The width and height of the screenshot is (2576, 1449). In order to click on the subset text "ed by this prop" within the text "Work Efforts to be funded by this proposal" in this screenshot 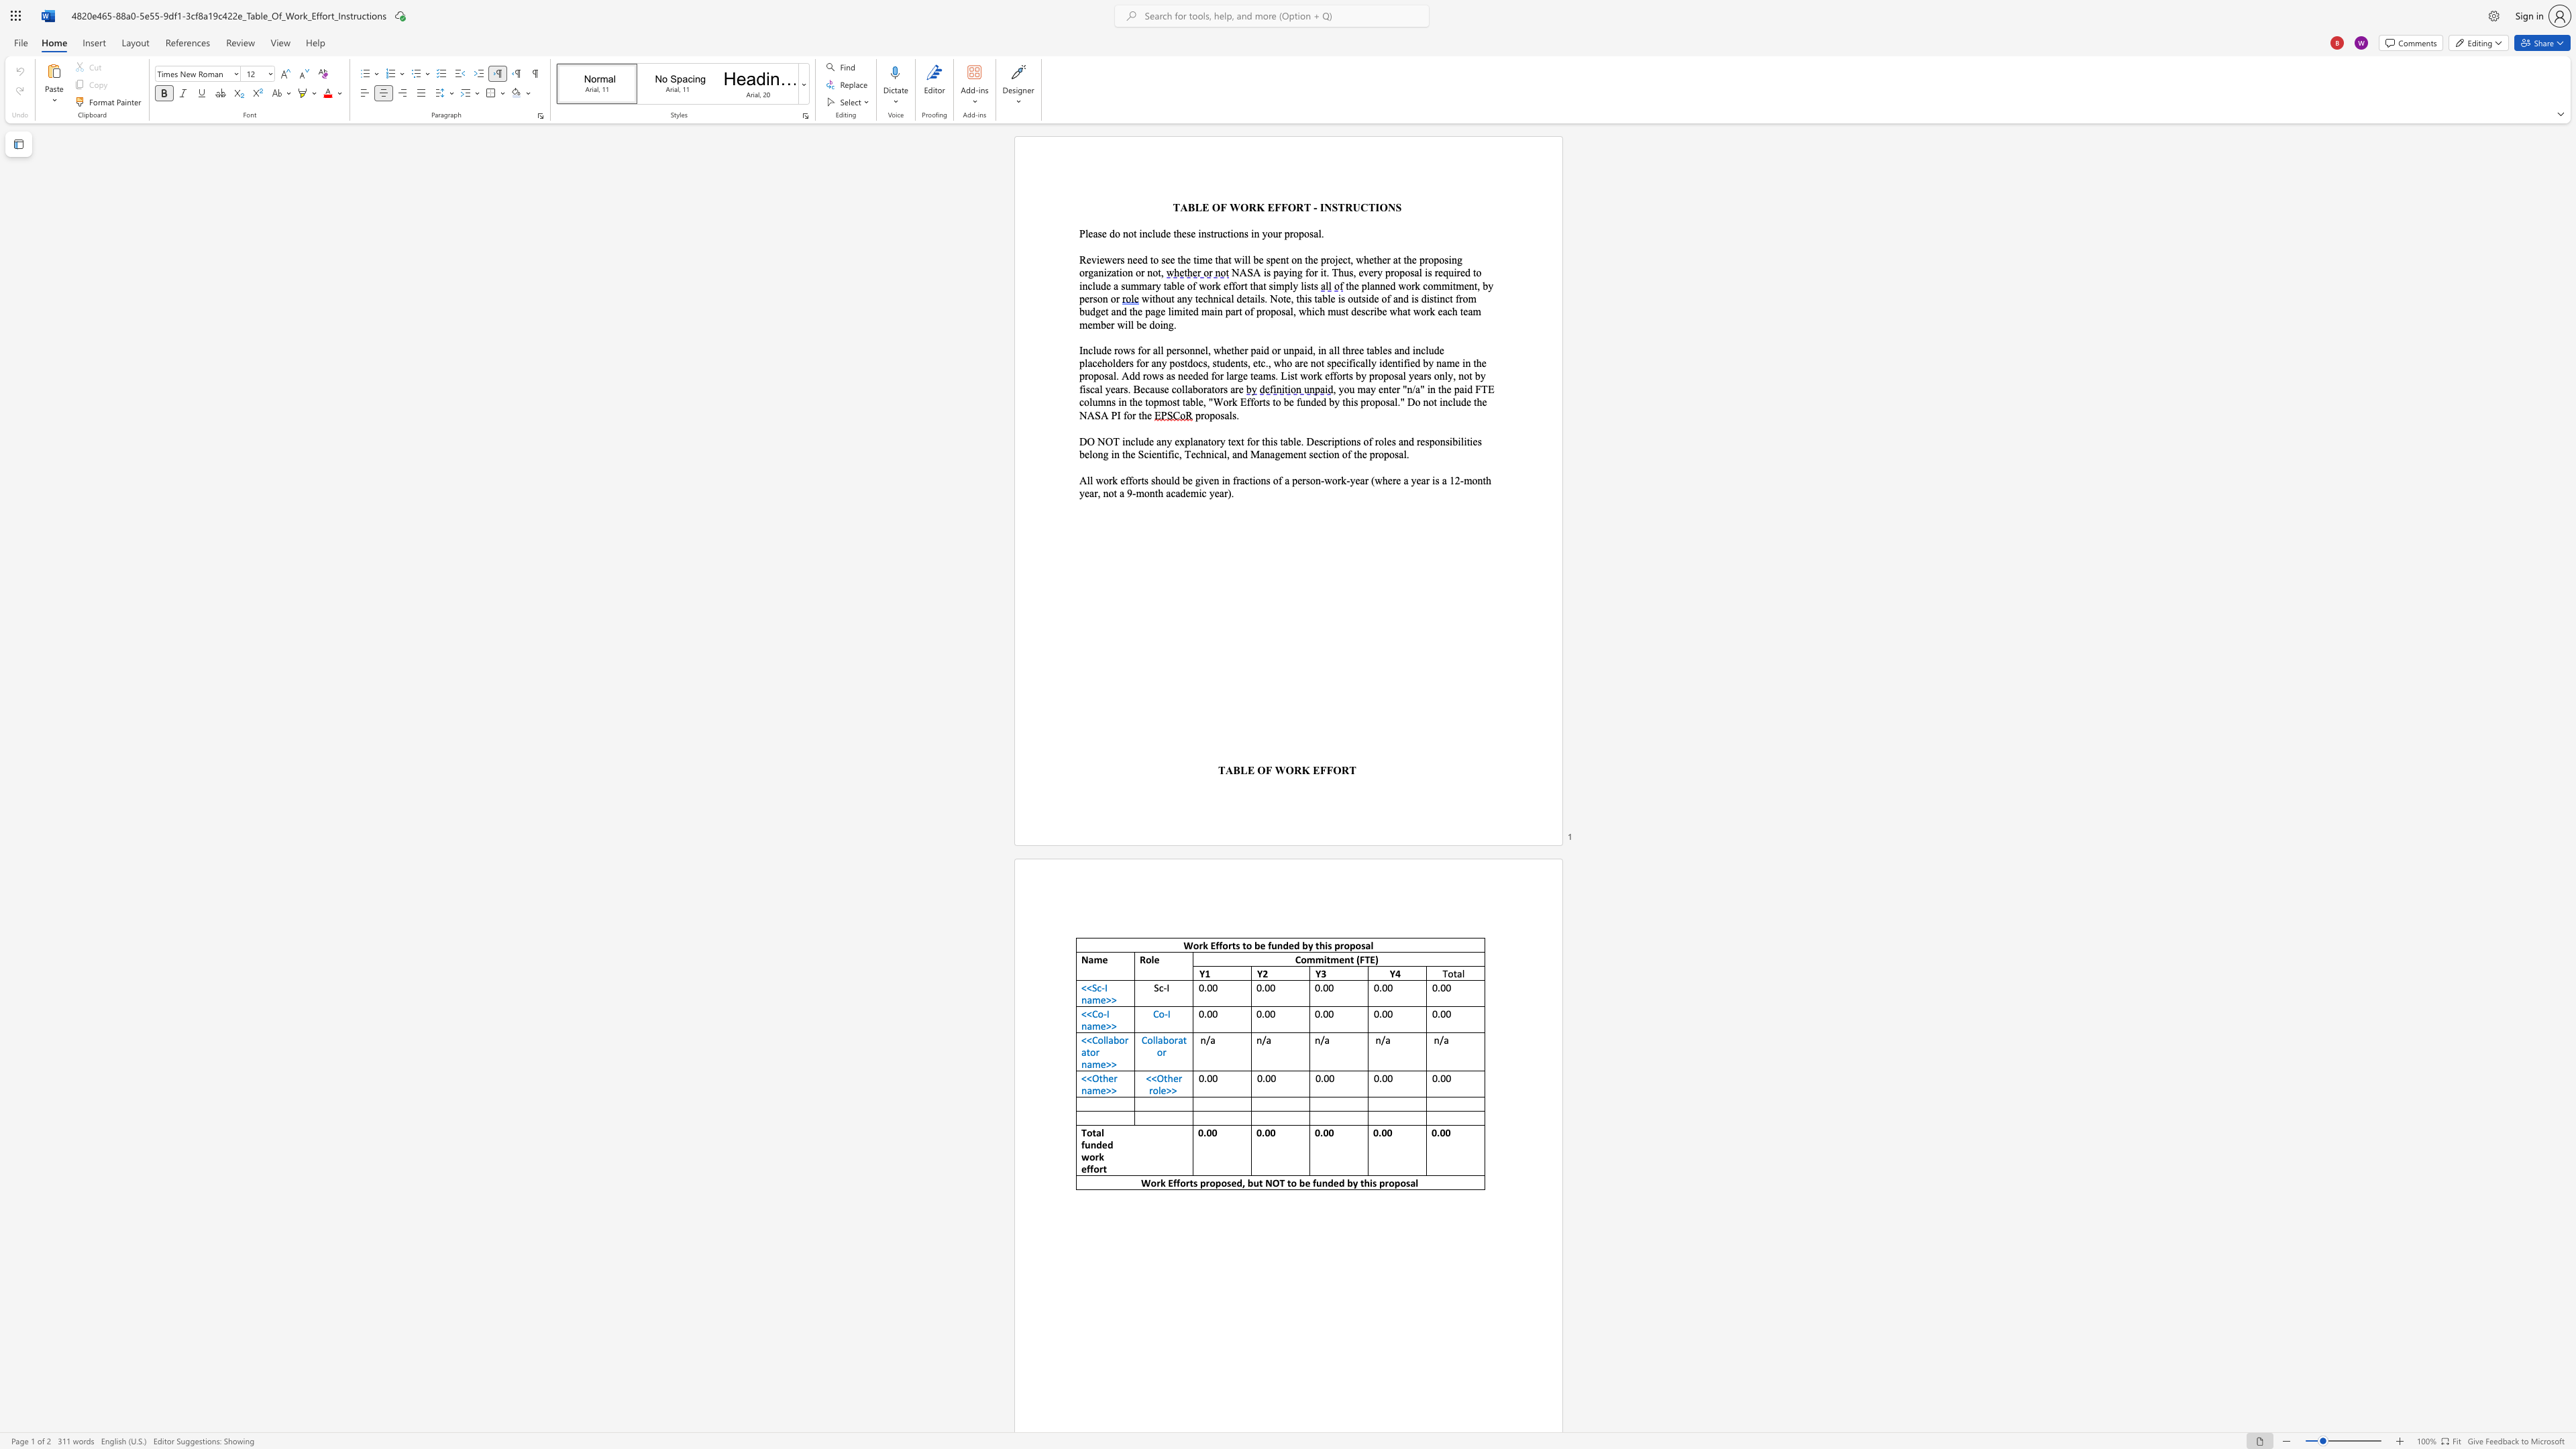, I will do `click(1288, 945)`.